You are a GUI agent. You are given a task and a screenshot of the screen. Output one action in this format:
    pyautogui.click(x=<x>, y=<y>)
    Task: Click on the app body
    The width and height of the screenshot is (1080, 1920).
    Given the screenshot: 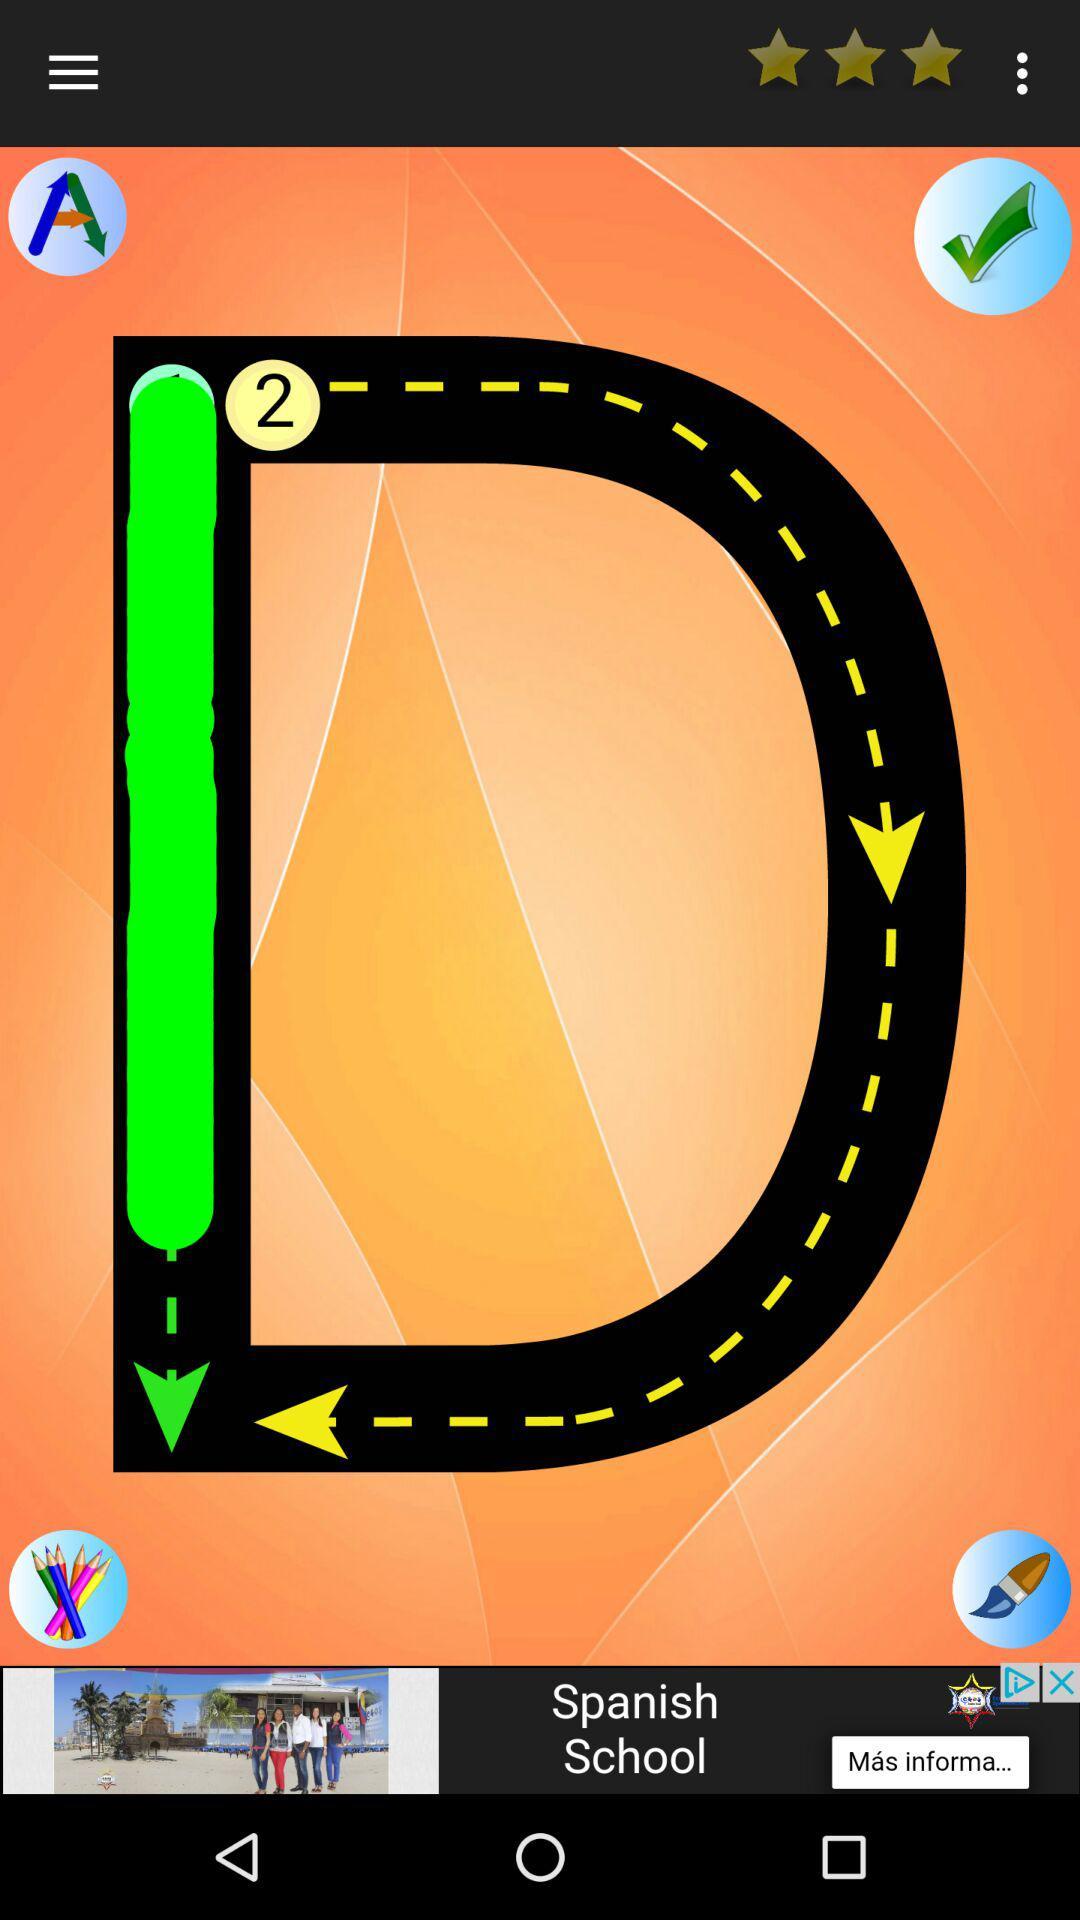 What is the action you would take?
    pyautogui.click(x=540, y=903)
    